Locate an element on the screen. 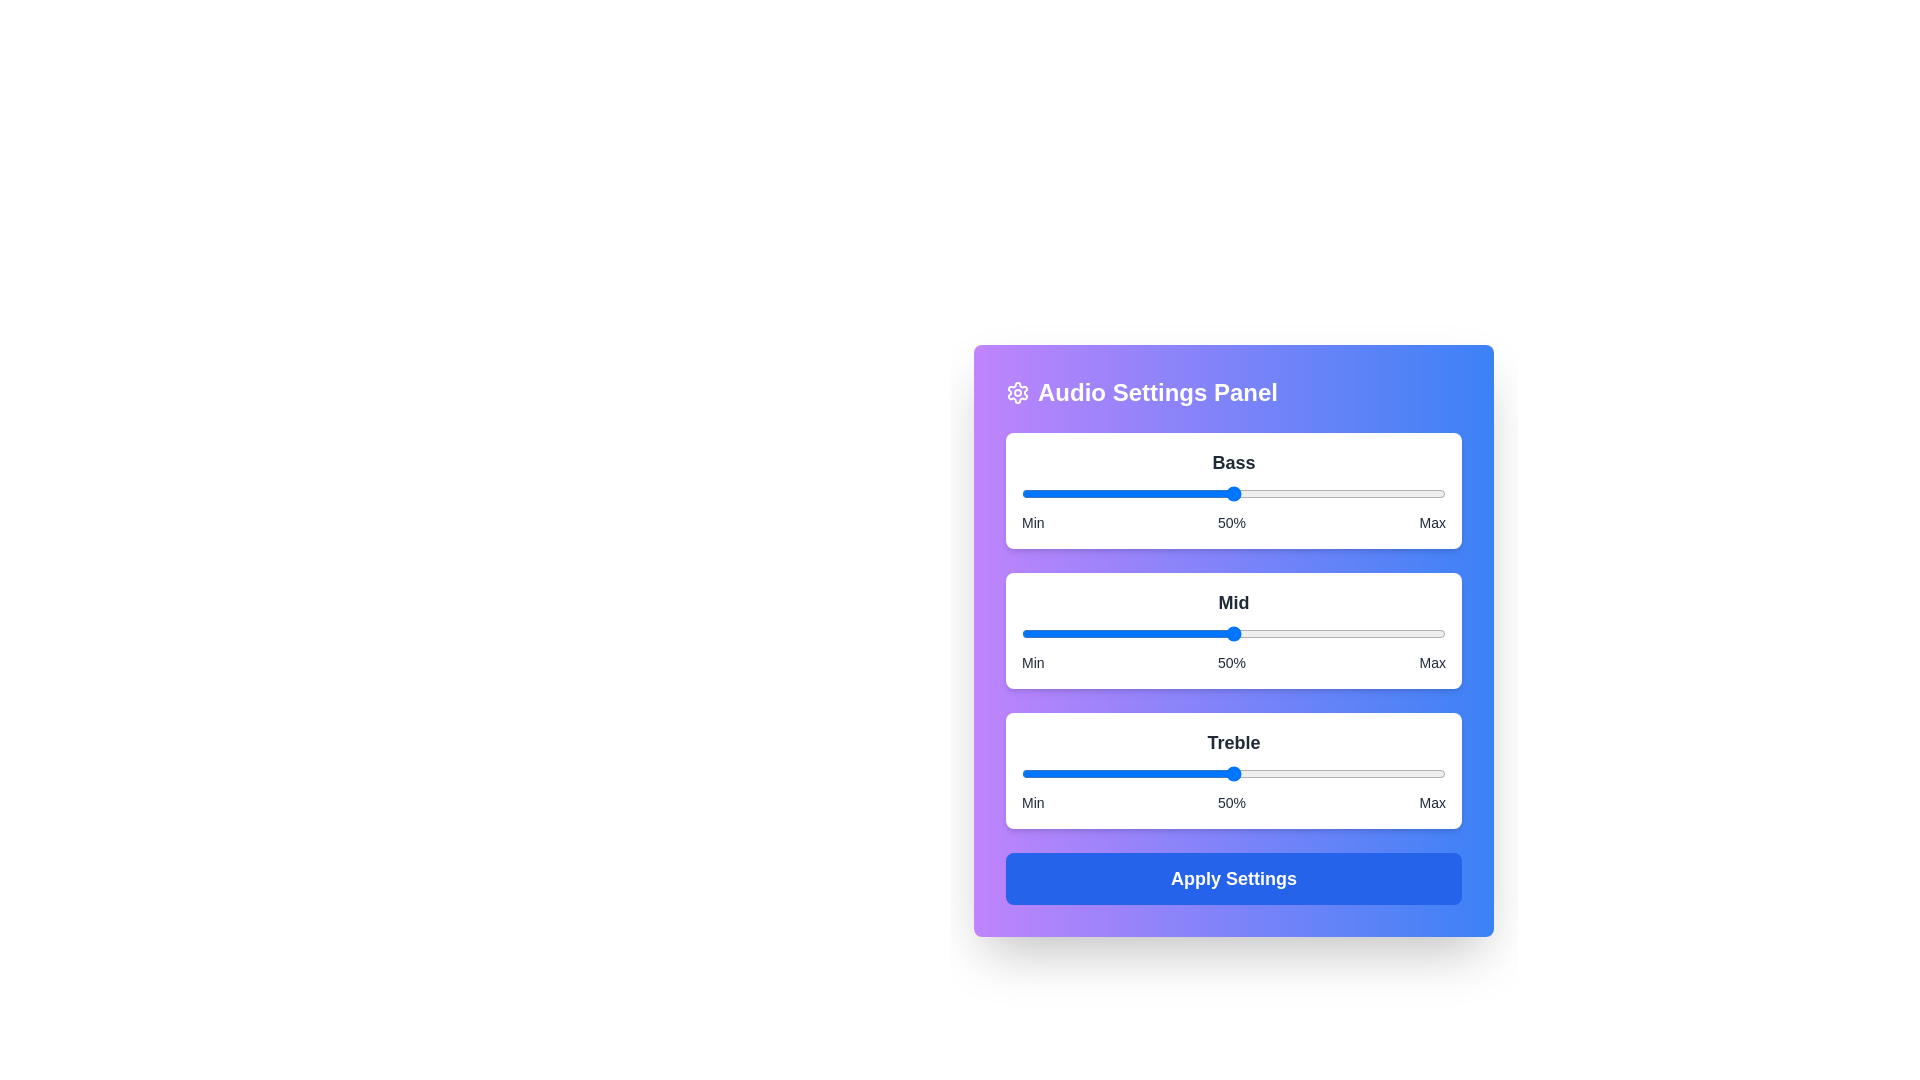  the bass level is located at coordinates (1305, 493).